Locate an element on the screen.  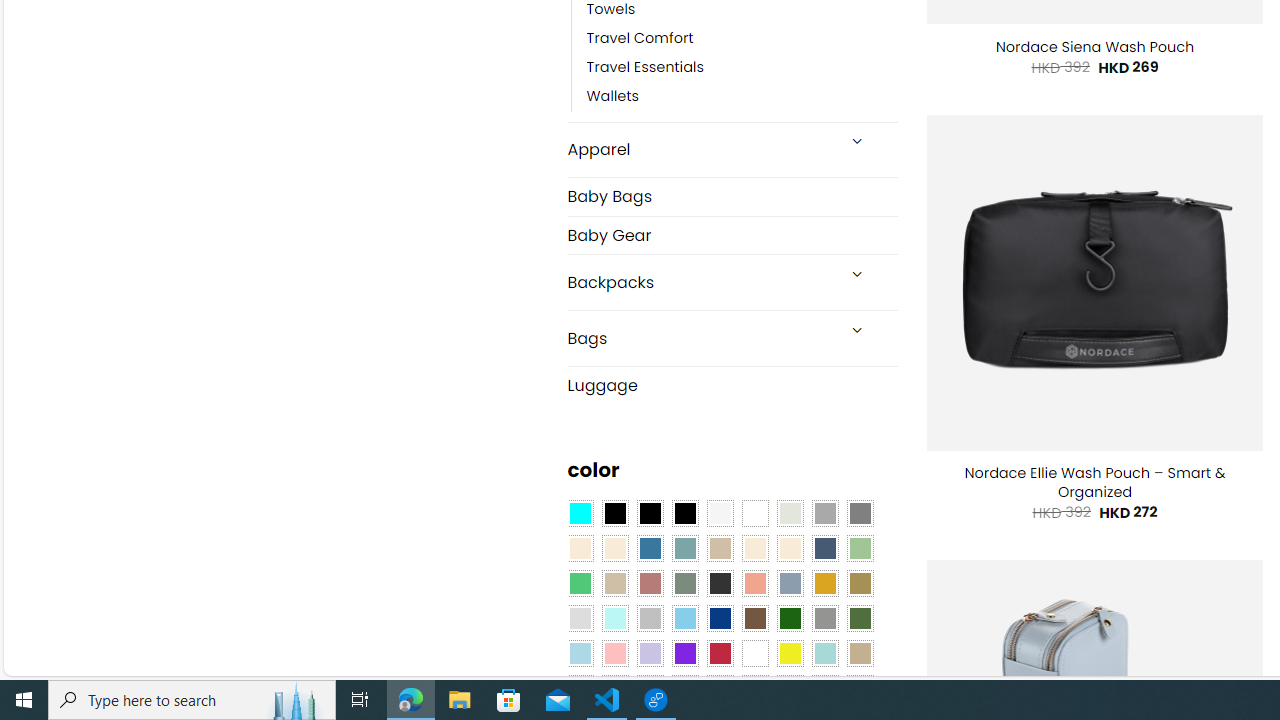
'Light Green' is located at coordinates (860, 549).